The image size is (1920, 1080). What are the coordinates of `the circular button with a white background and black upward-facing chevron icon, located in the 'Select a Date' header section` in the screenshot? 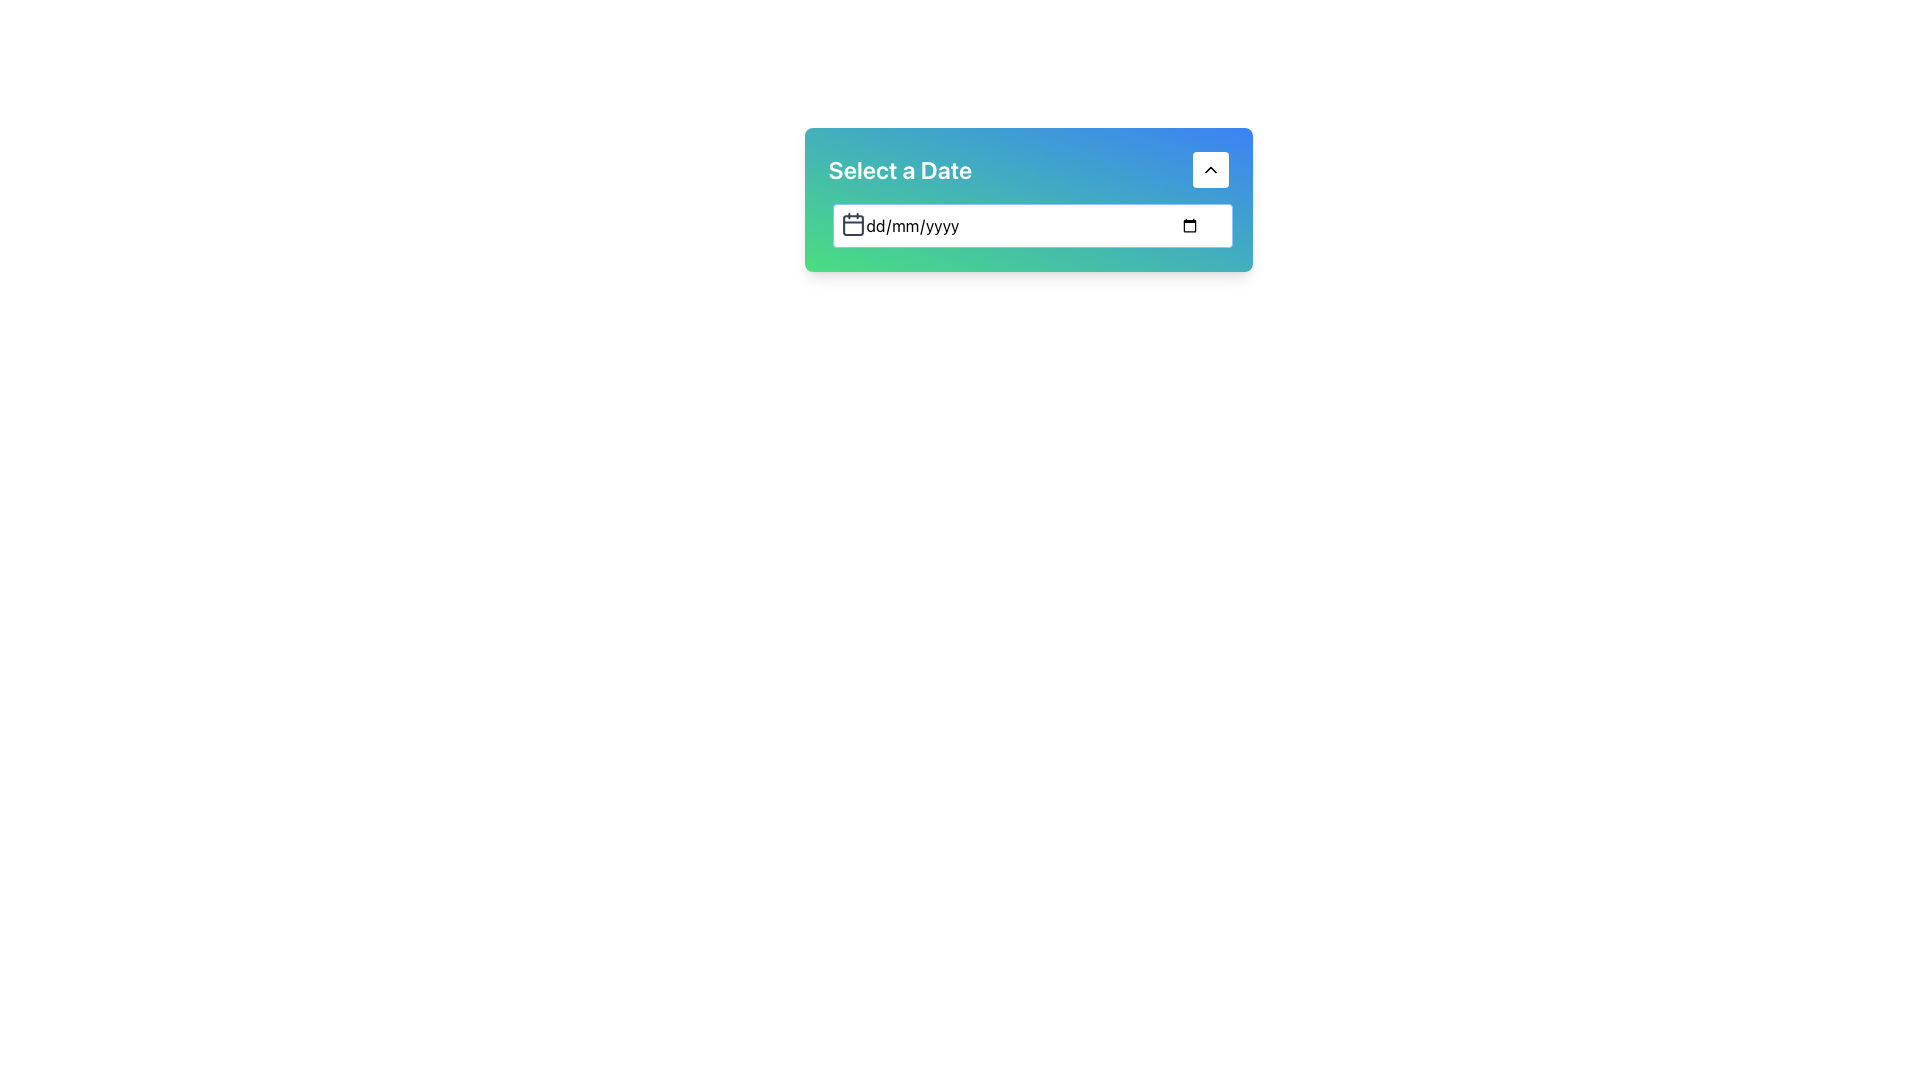 It's located at (1209, 168).